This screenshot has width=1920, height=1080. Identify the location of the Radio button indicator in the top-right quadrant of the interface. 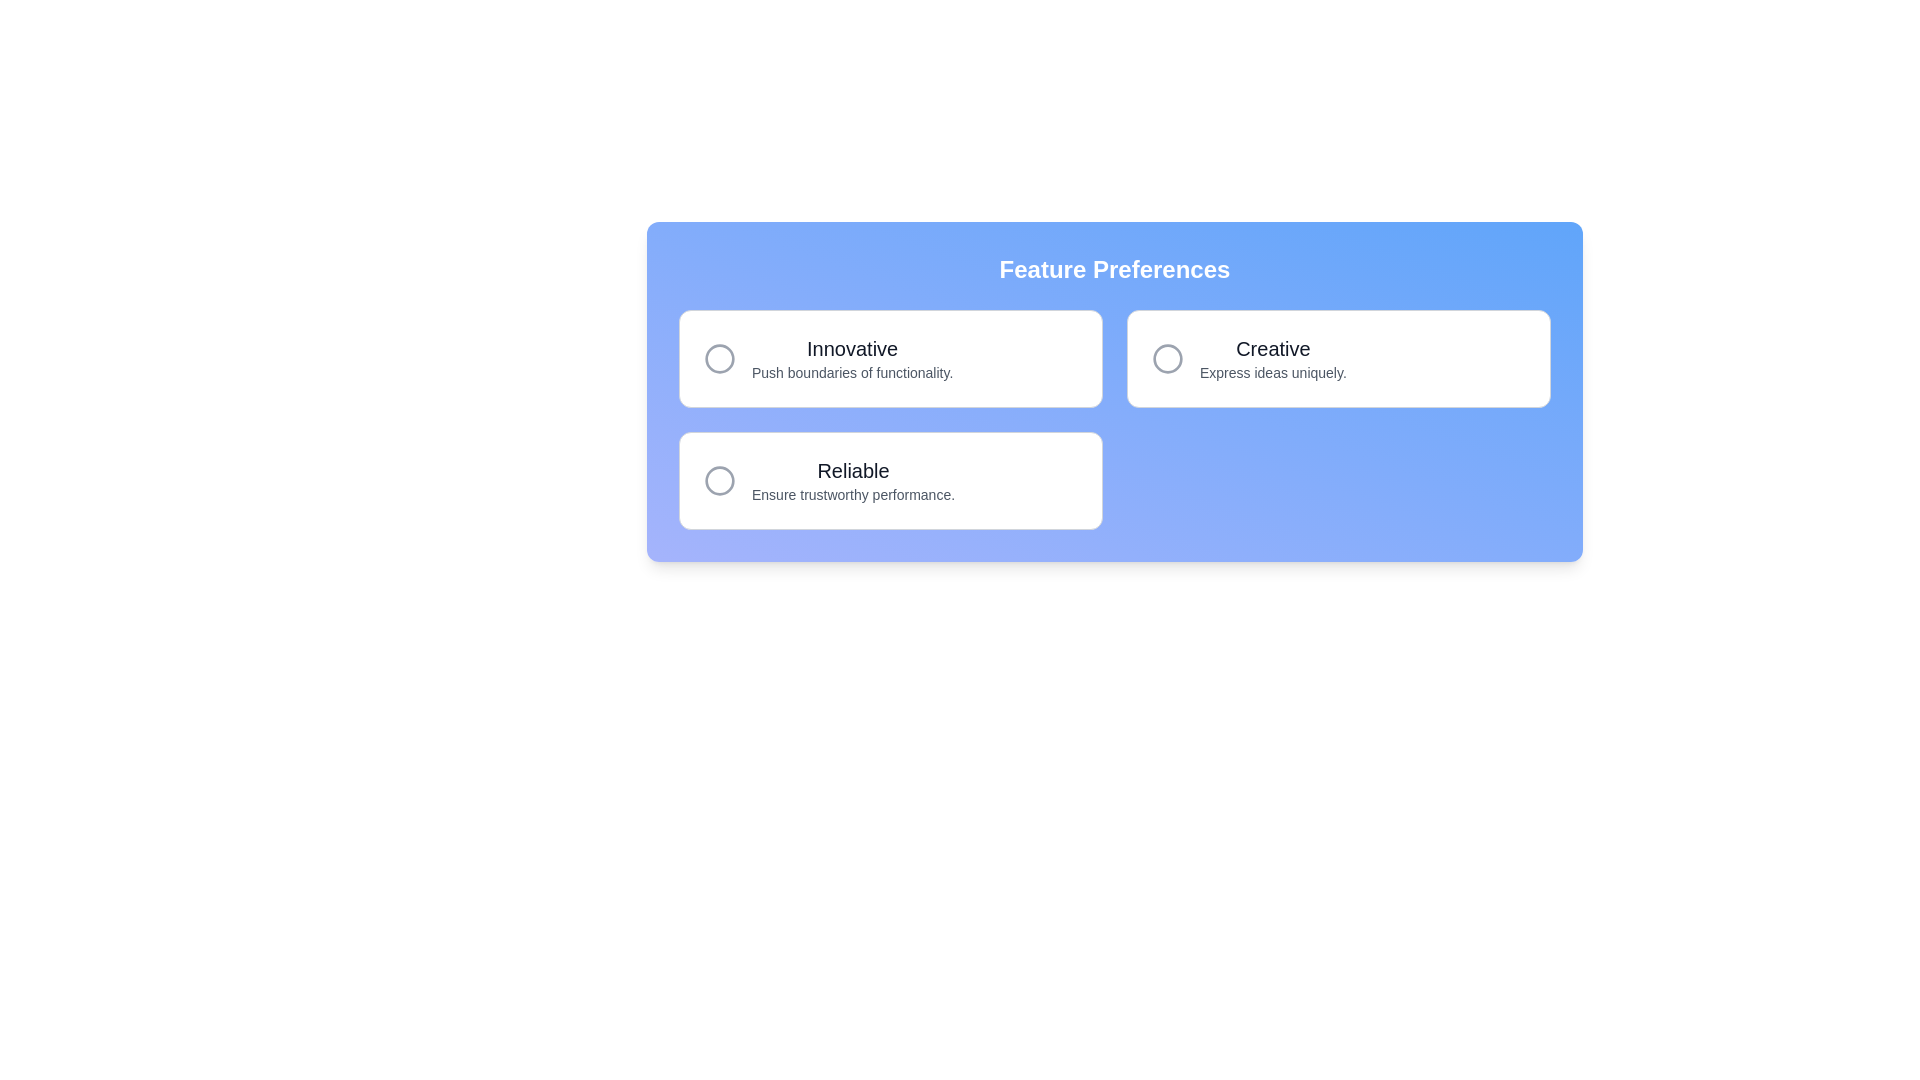
(1167, 357).